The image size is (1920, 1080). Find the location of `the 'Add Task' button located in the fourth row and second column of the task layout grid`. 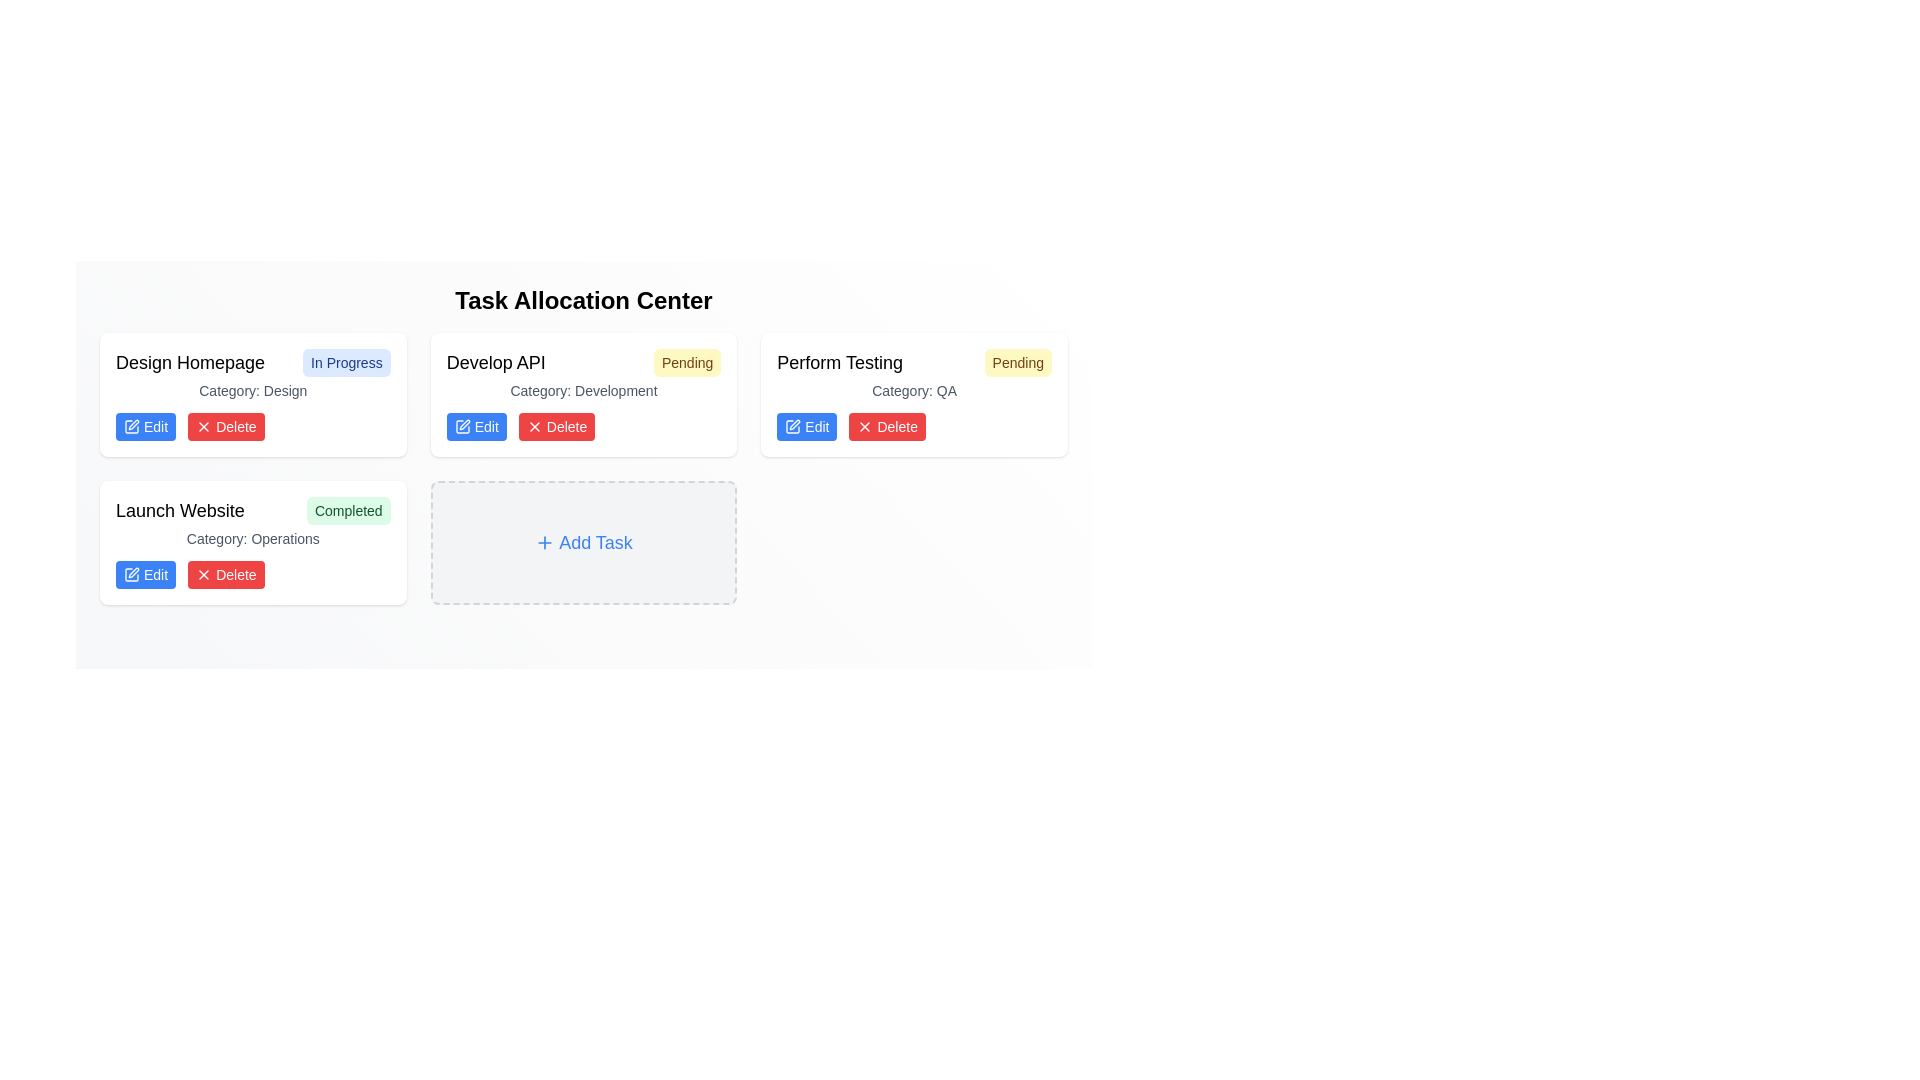

the 'Add Task' button located in the fourth row and second column of the task layout grid is located at coordinates (583, 543).